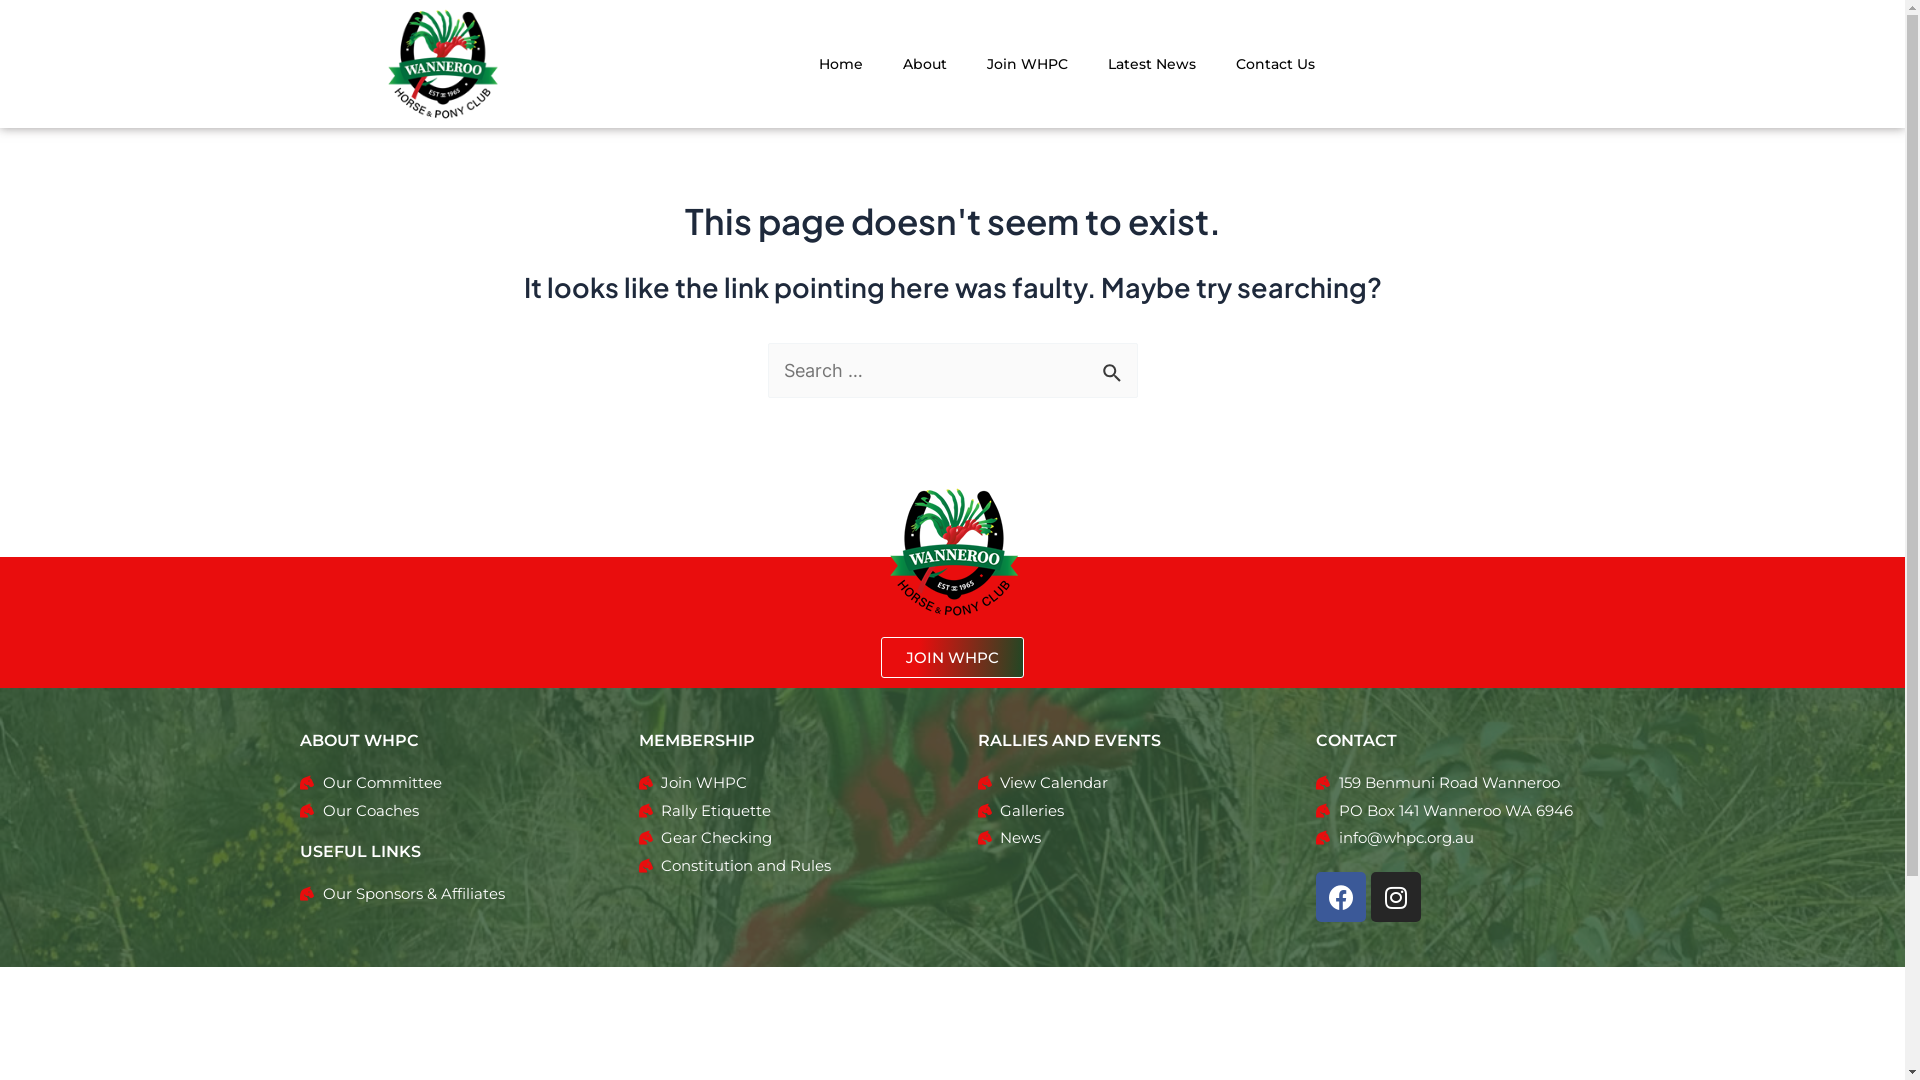 Image resolution: width=1920 pixels, height=1080 pixels. Describe the element at coordinates (1090, 366) in the screenshot. I see `'Search'` at that location.